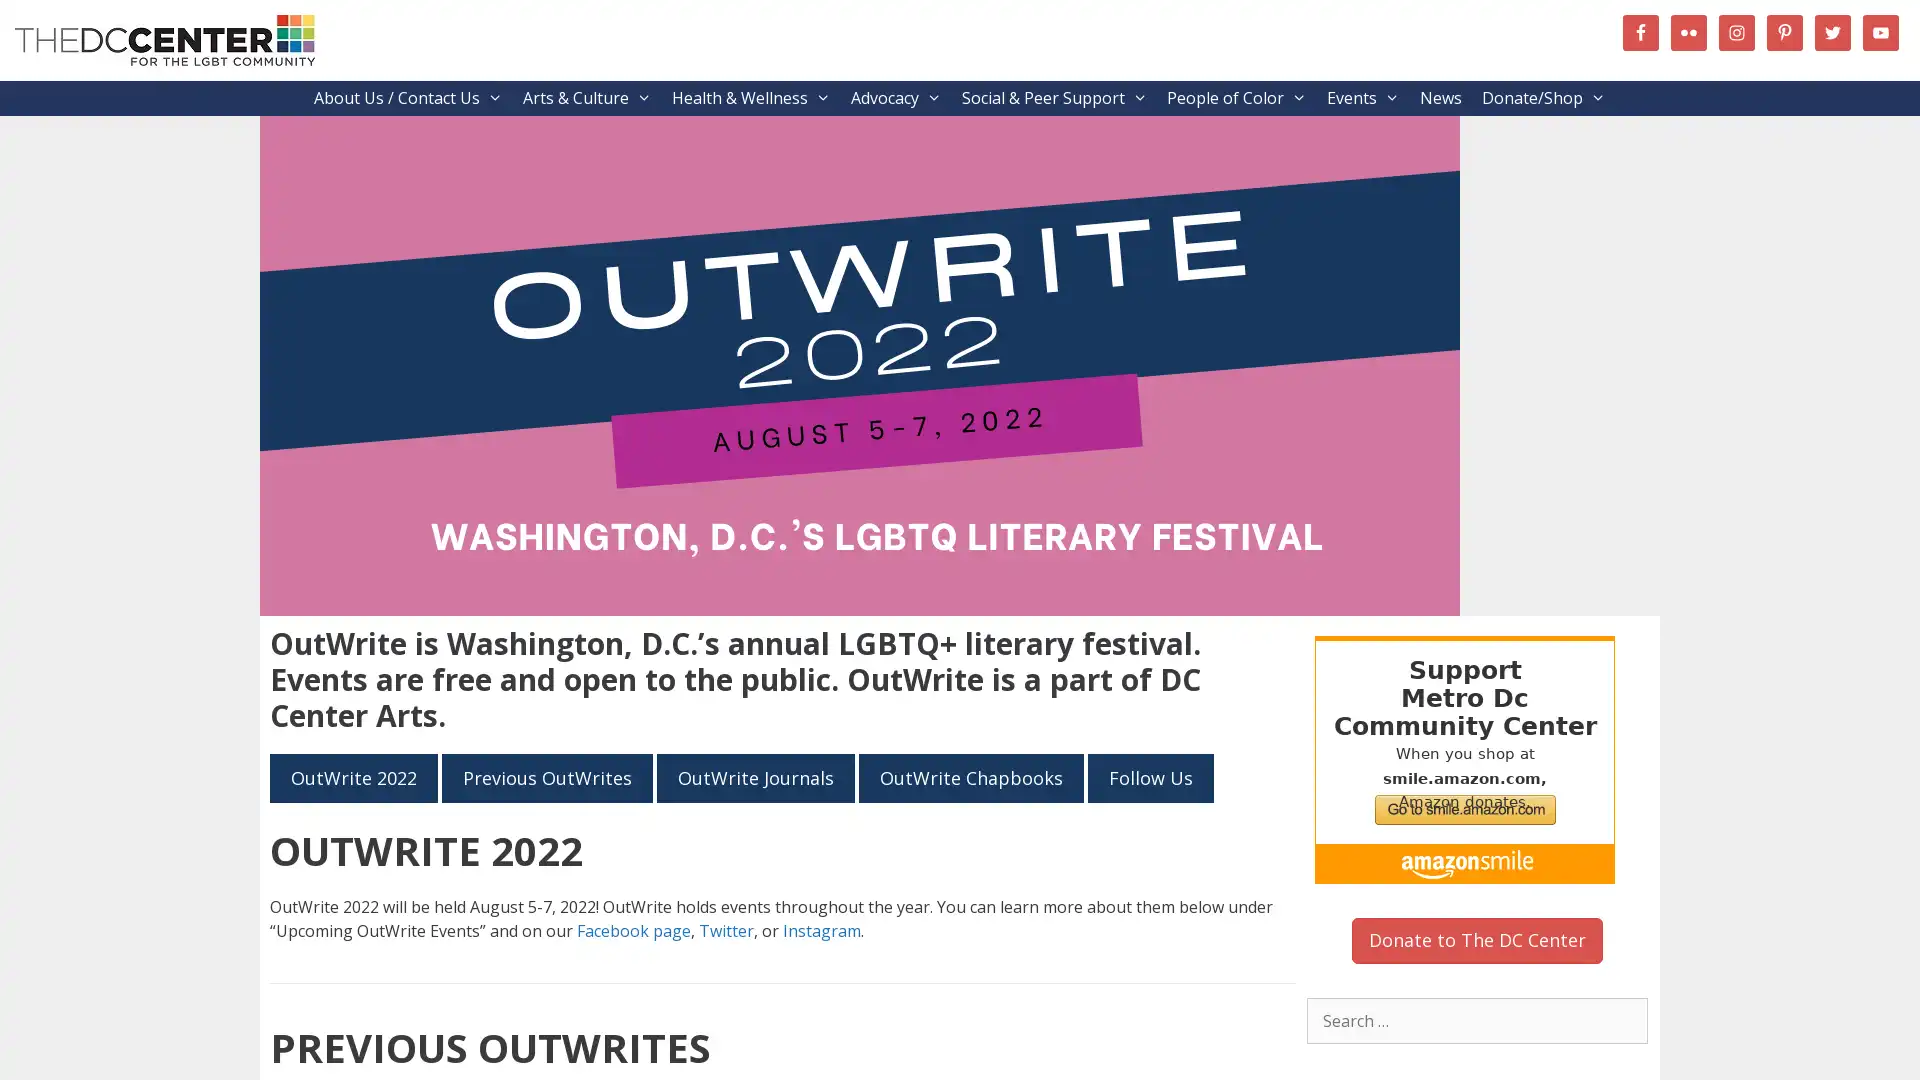 Image resolution: width=1920 pixels, height=1080 pixels. I want to click on Follow Us, so click(1151, 777).